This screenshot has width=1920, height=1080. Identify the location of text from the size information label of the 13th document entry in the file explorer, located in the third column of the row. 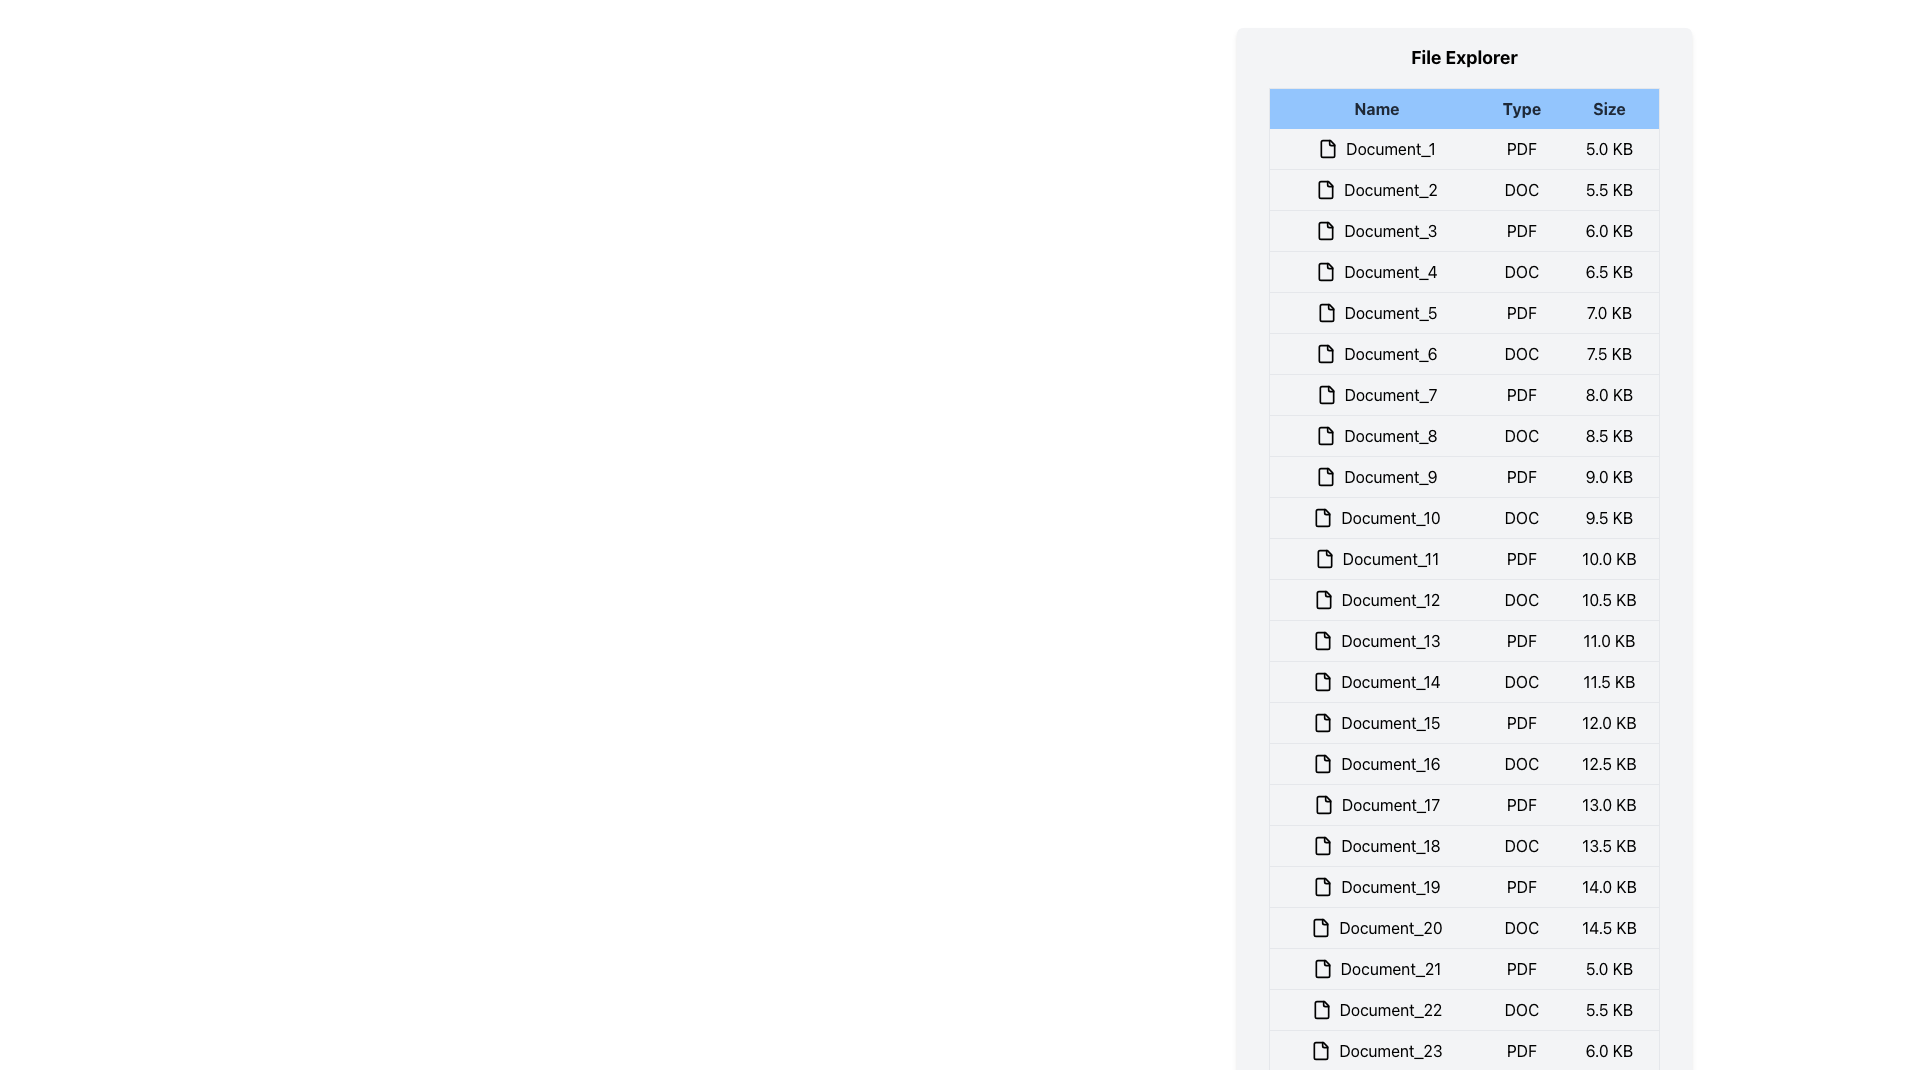
(1609, 640).